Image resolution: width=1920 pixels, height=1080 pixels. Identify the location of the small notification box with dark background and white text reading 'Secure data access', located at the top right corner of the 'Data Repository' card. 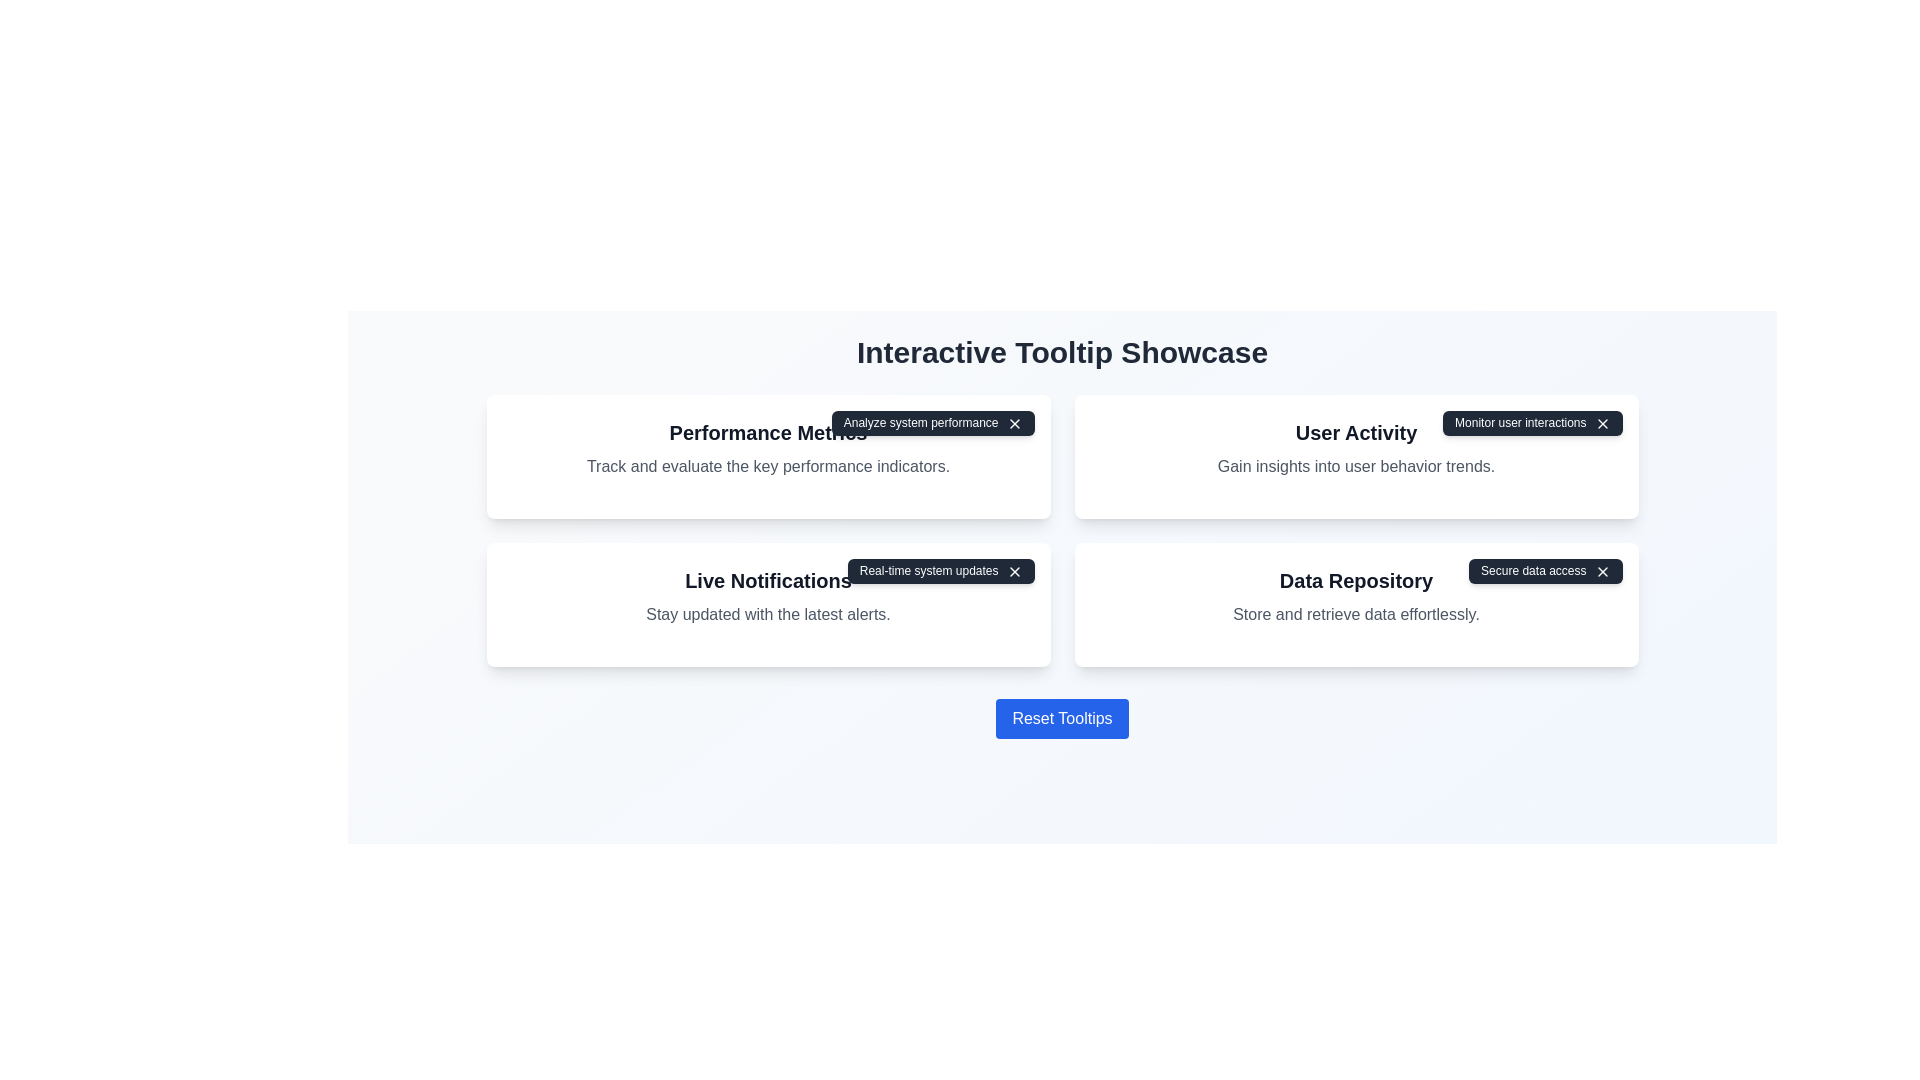
(1544, 571).